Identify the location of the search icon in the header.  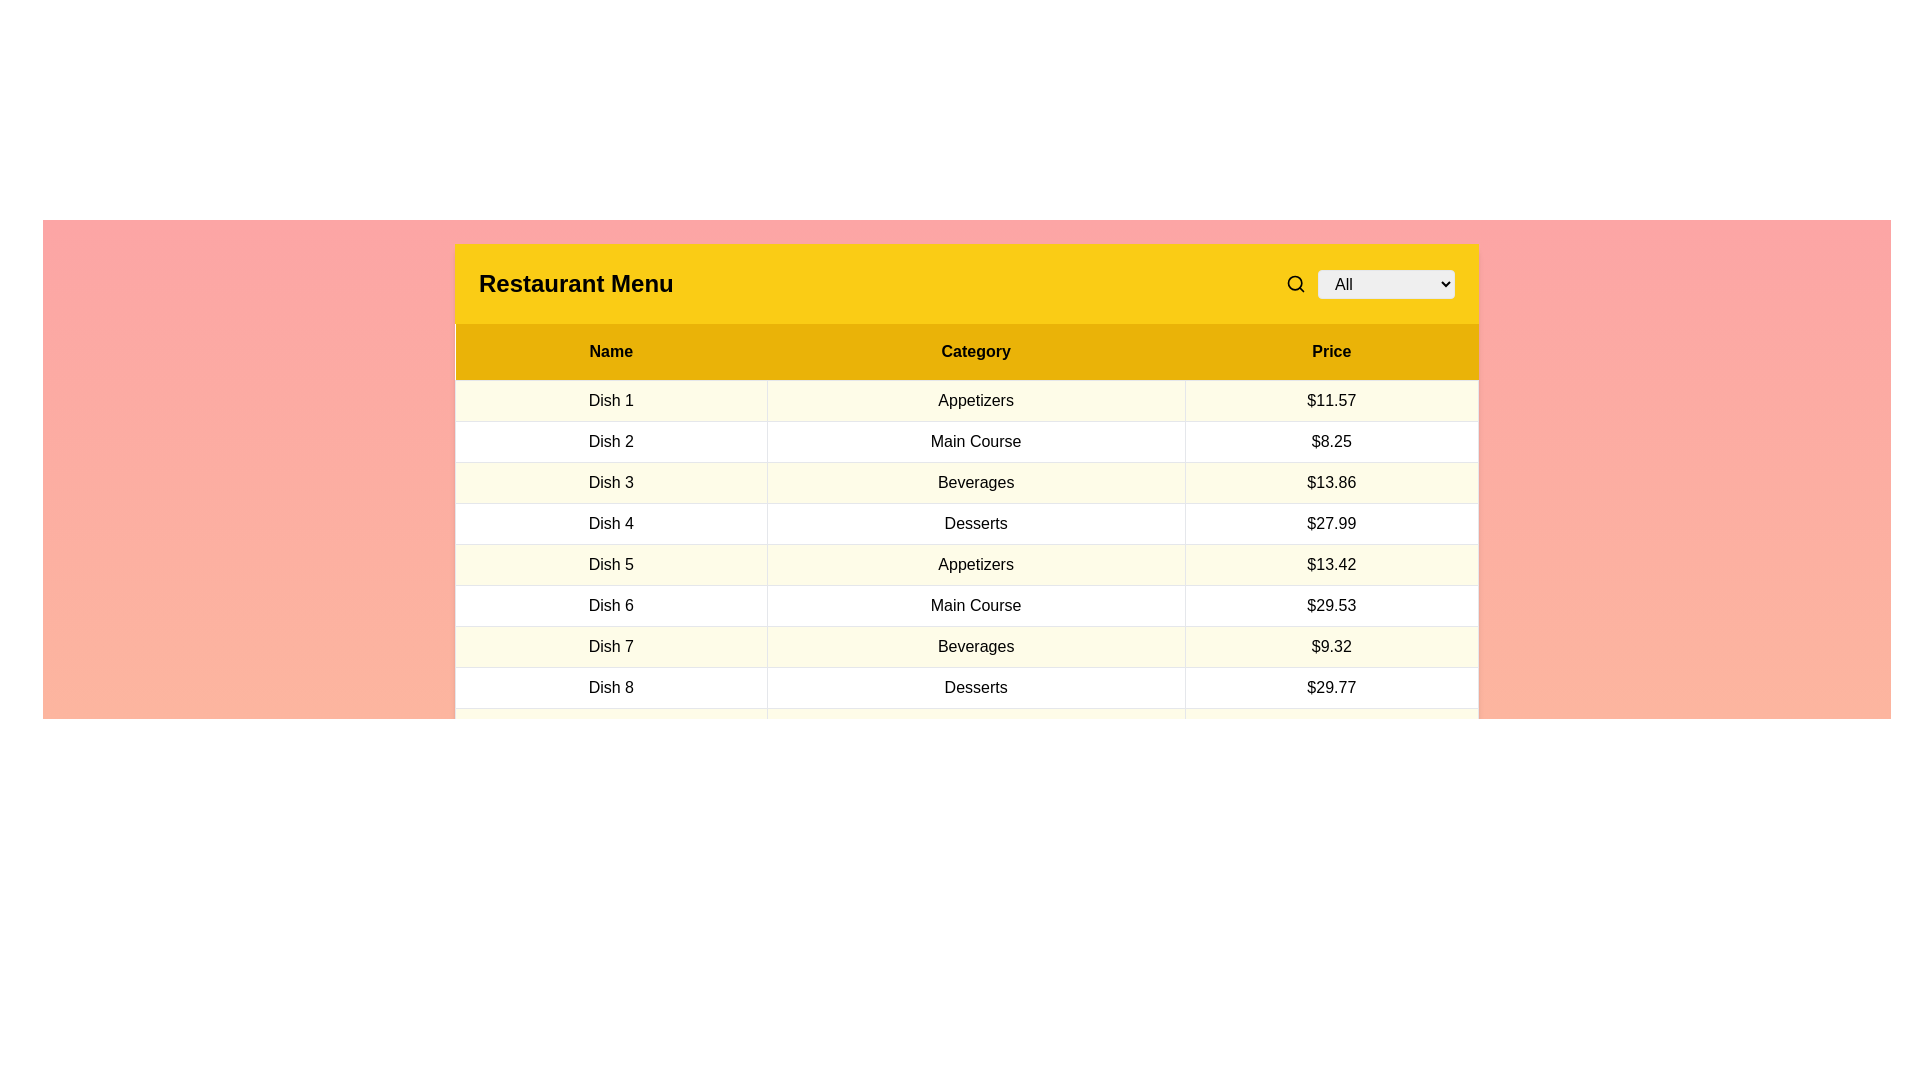
(1296, 284).